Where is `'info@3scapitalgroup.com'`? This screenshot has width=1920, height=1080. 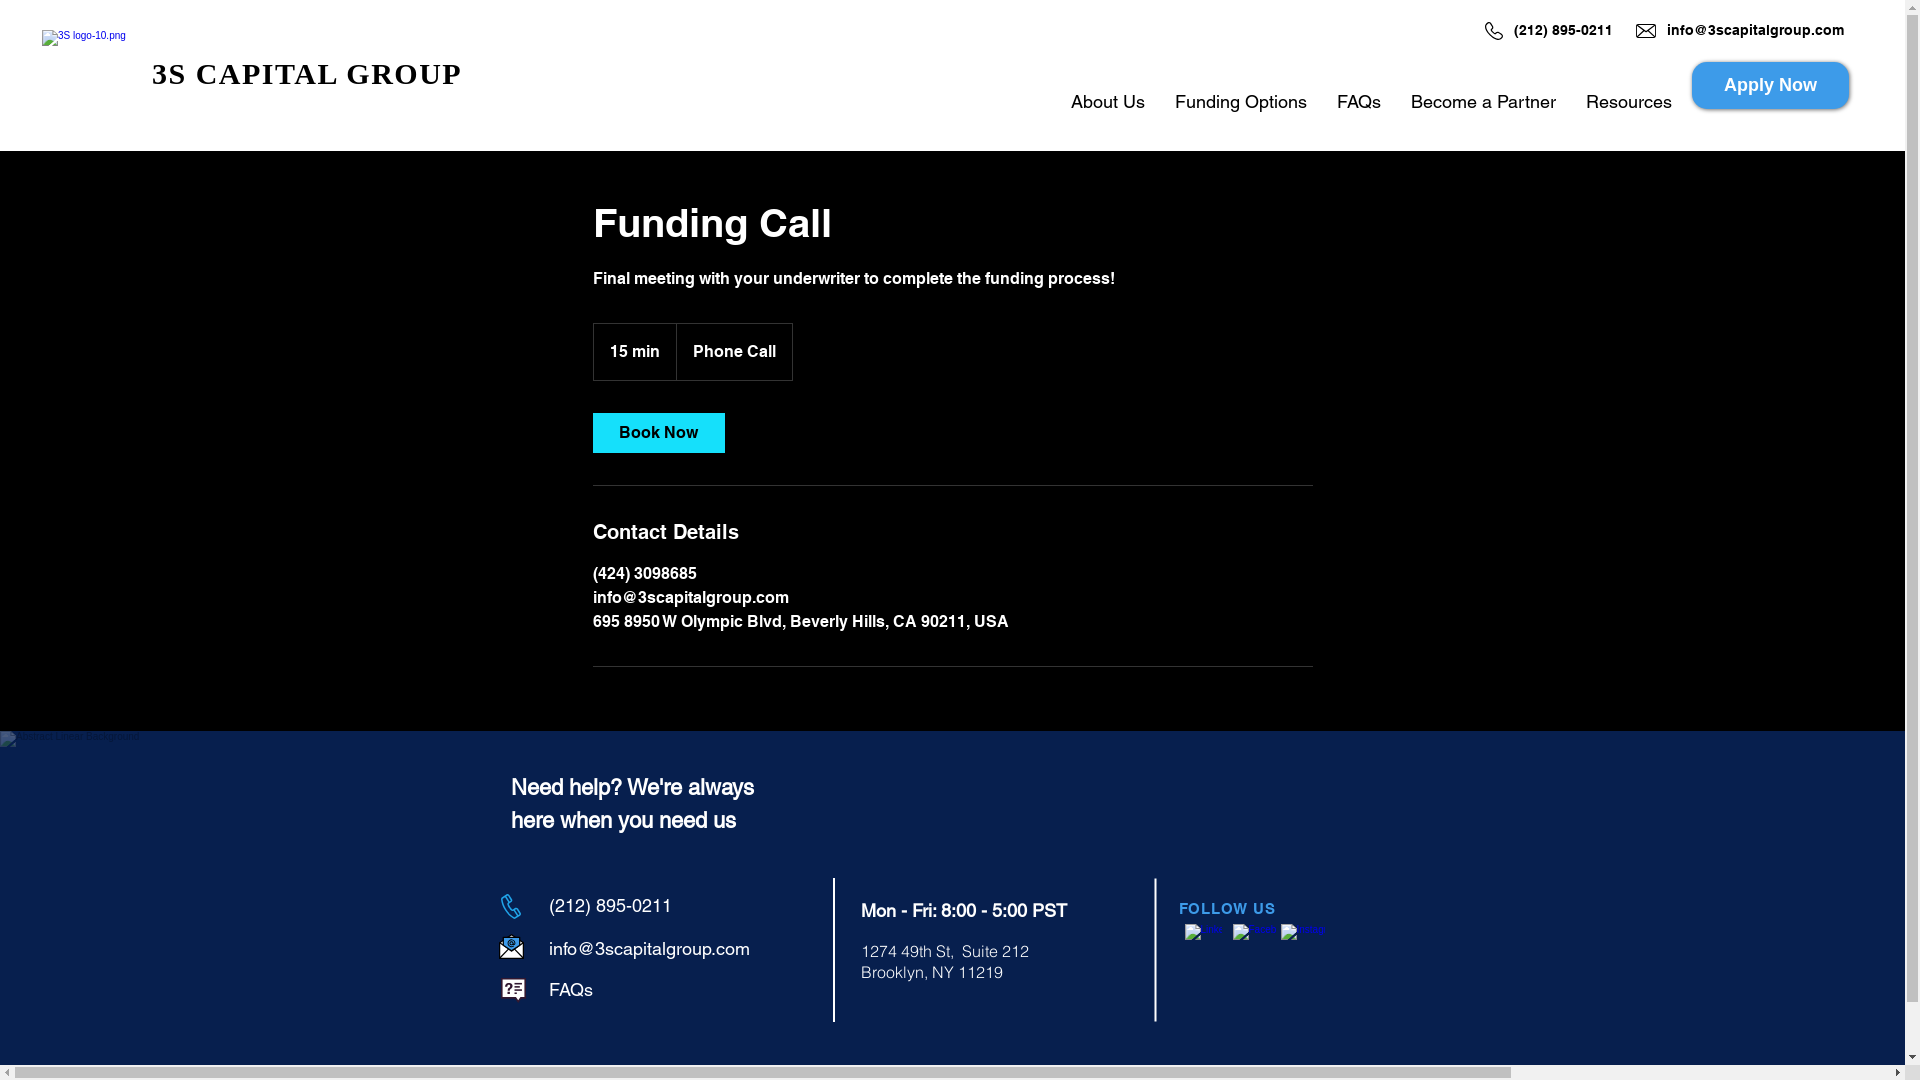
'info@3scapitalgroup.com' is located at coordinates (1754, 30).